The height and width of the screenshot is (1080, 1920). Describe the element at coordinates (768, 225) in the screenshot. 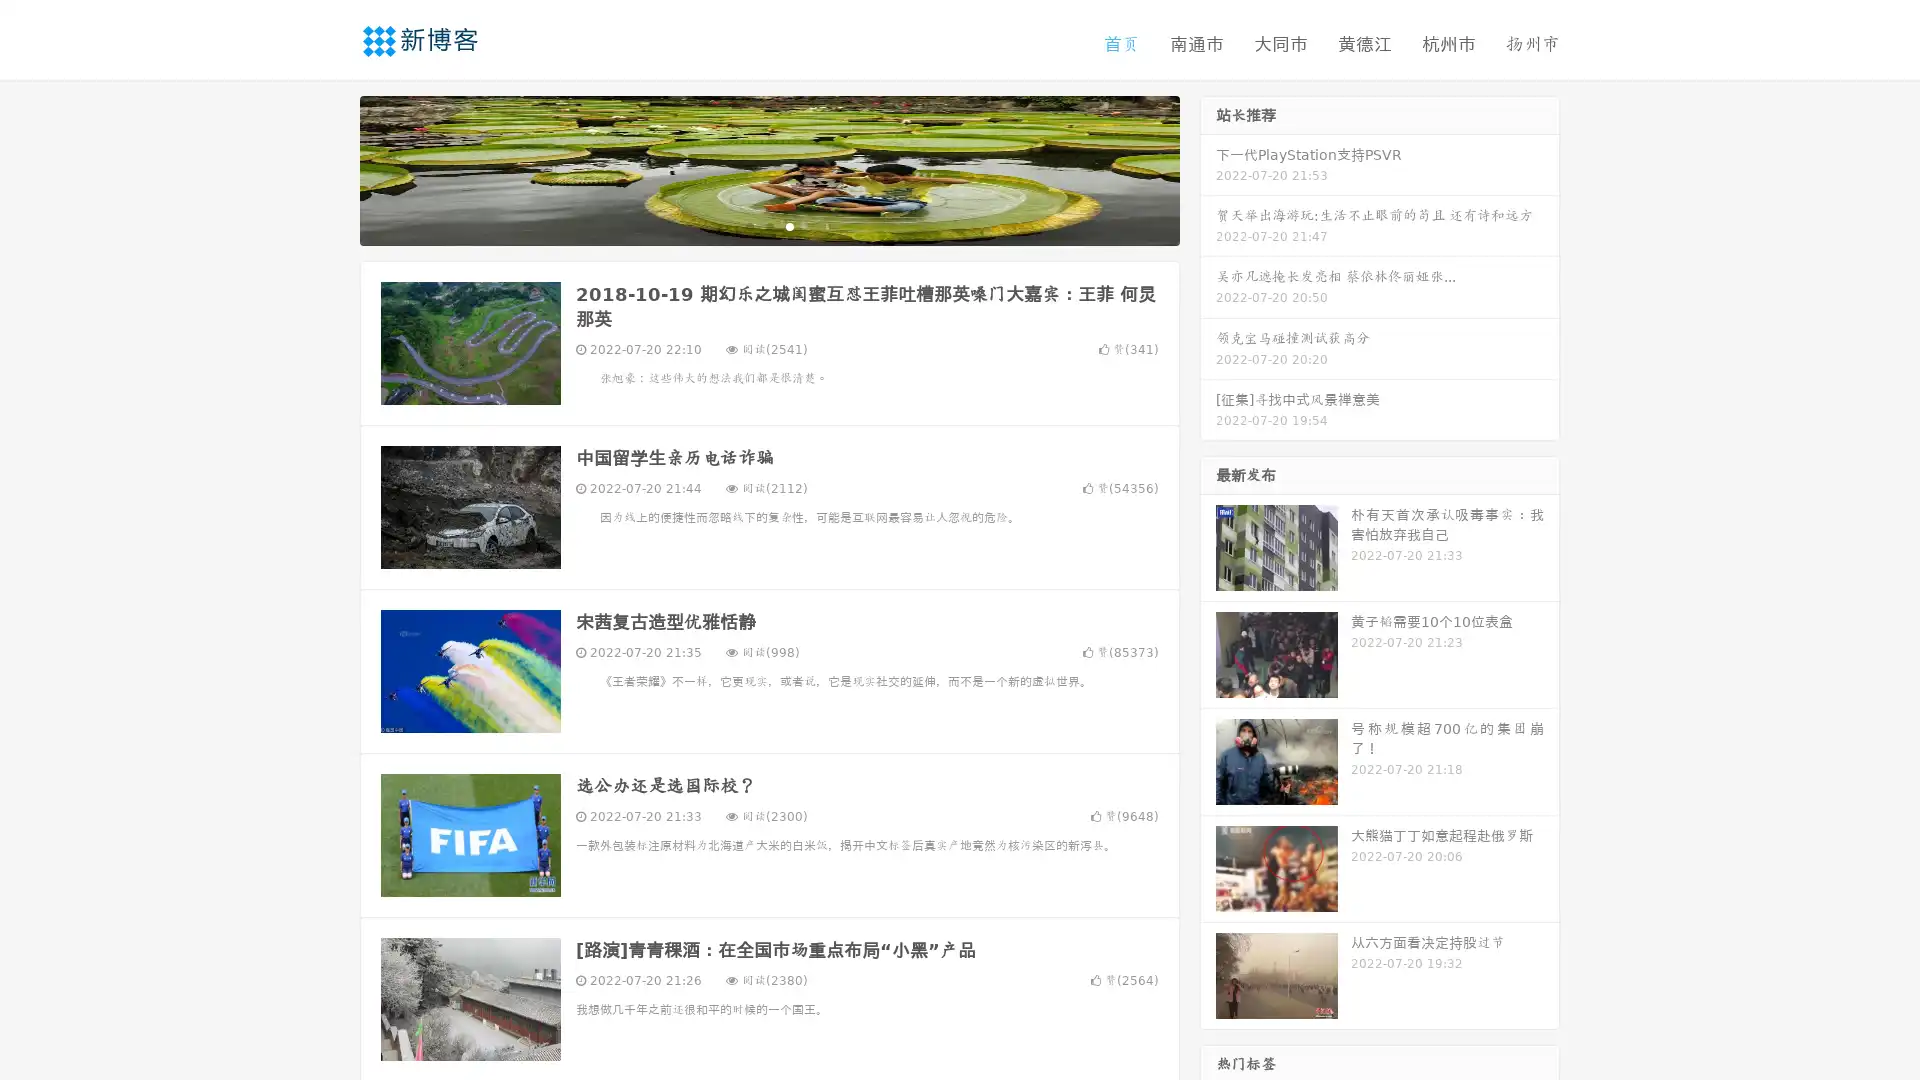

I see `Go to slide 2` at that location.